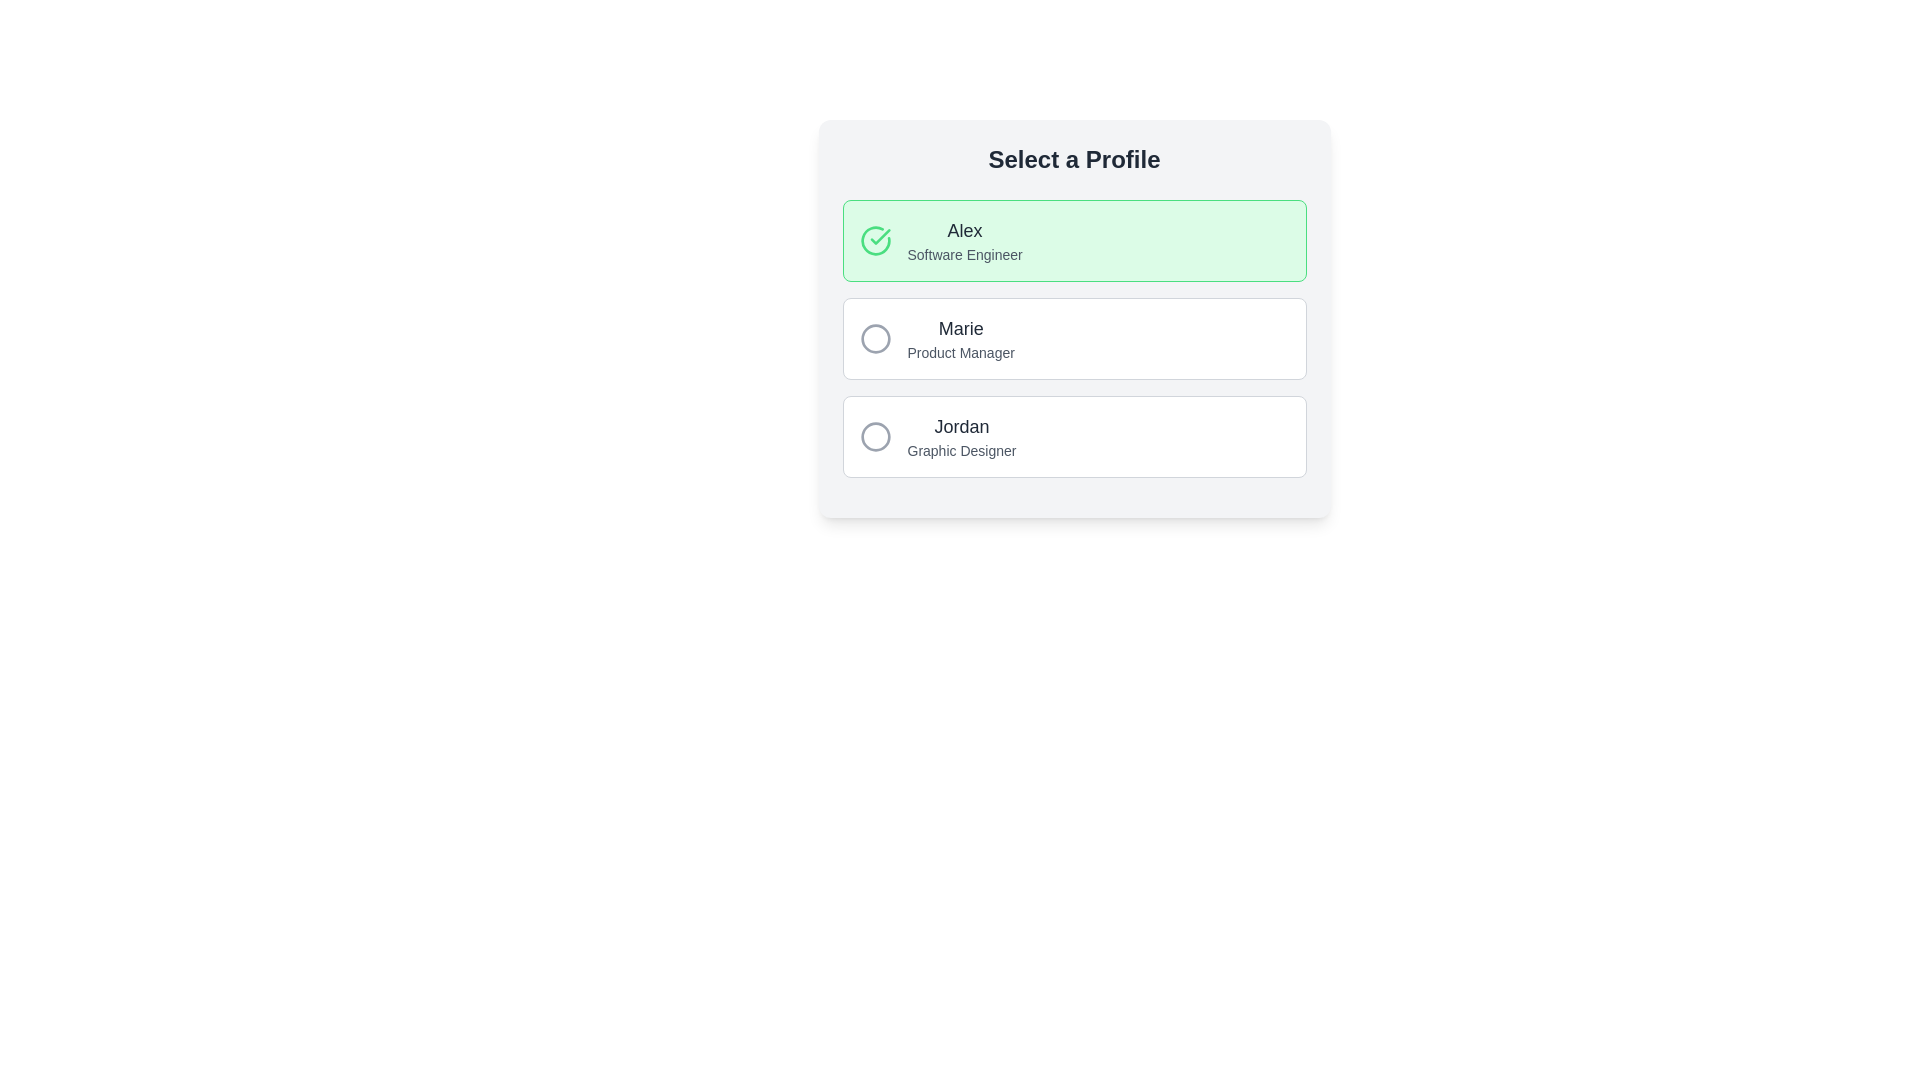 The height and width of the screenshot is (1080, 1920). I want to click on the text label displaying 'Marie' in bold, dark-gray font, which is positioned vertically in the second block of selectable profiles, above the label 'Product Manager', so click(961, 327).